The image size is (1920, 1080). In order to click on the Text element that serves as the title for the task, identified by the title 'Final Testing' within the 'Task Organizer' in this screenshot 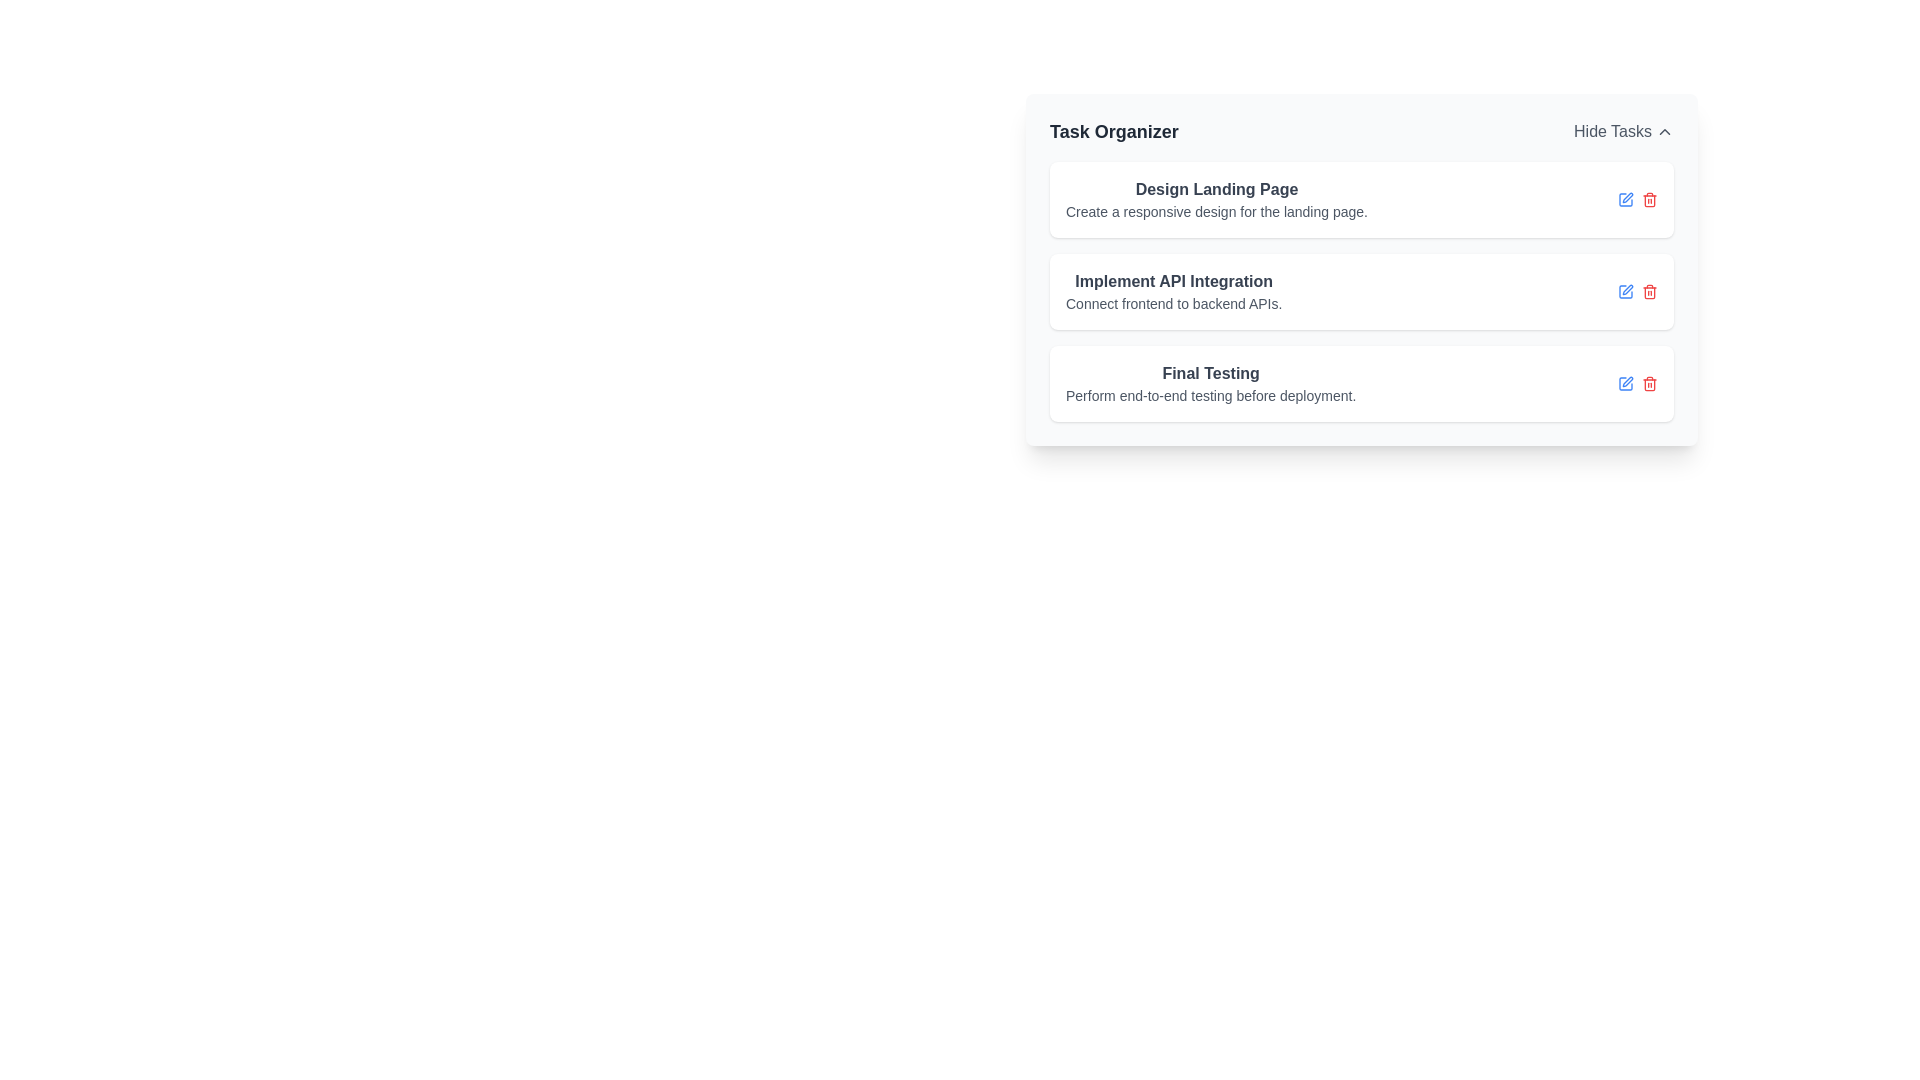, I will do `click(1210, 374)`.